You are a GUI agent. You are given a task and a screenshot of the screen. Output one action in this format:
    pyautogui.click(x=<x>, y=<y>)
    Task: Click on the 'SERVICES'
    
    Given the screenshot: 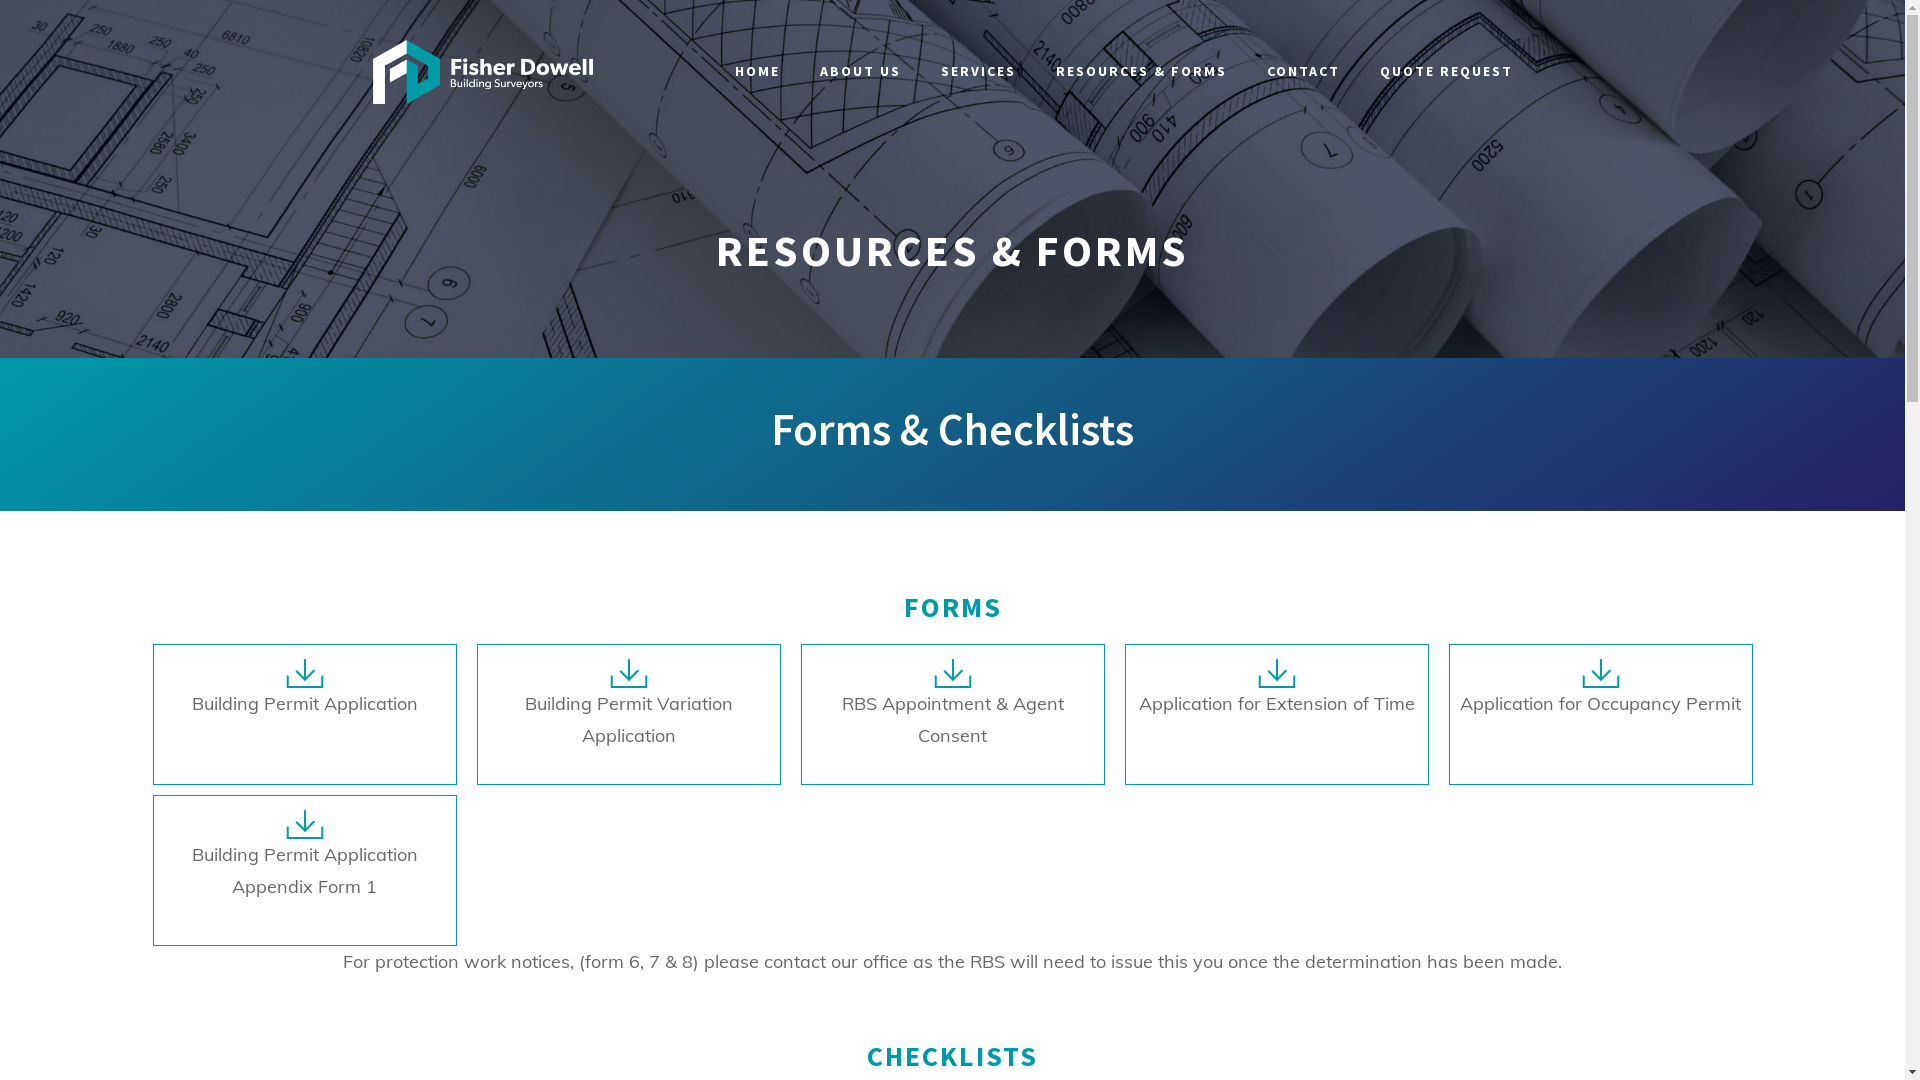 What is the action you would take?
    pyautogui.click(x=977, y=70)
    